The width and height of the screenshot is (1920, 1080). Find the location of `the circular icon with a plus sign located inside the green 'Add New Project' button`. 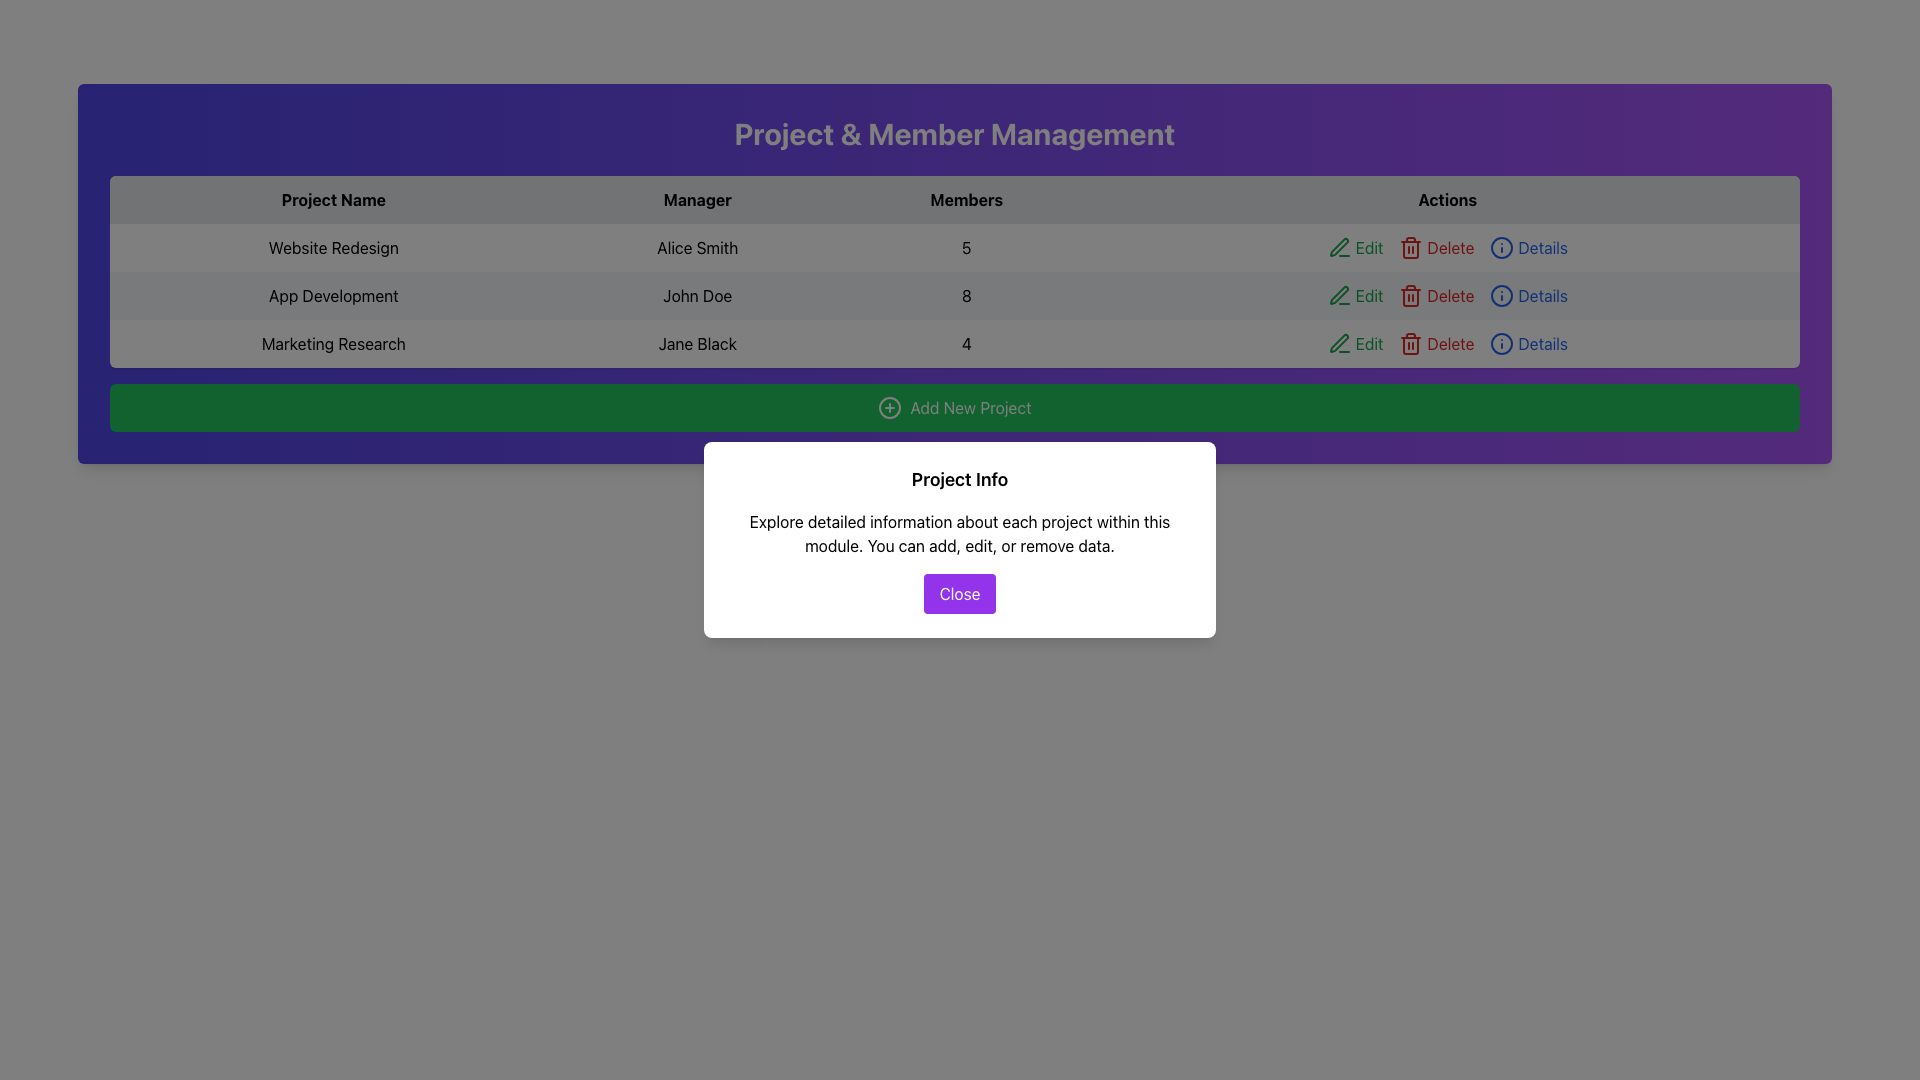

the circular icon with a plus sign located inside the green 'Add New Project' button is located at coordinates (889, 407).